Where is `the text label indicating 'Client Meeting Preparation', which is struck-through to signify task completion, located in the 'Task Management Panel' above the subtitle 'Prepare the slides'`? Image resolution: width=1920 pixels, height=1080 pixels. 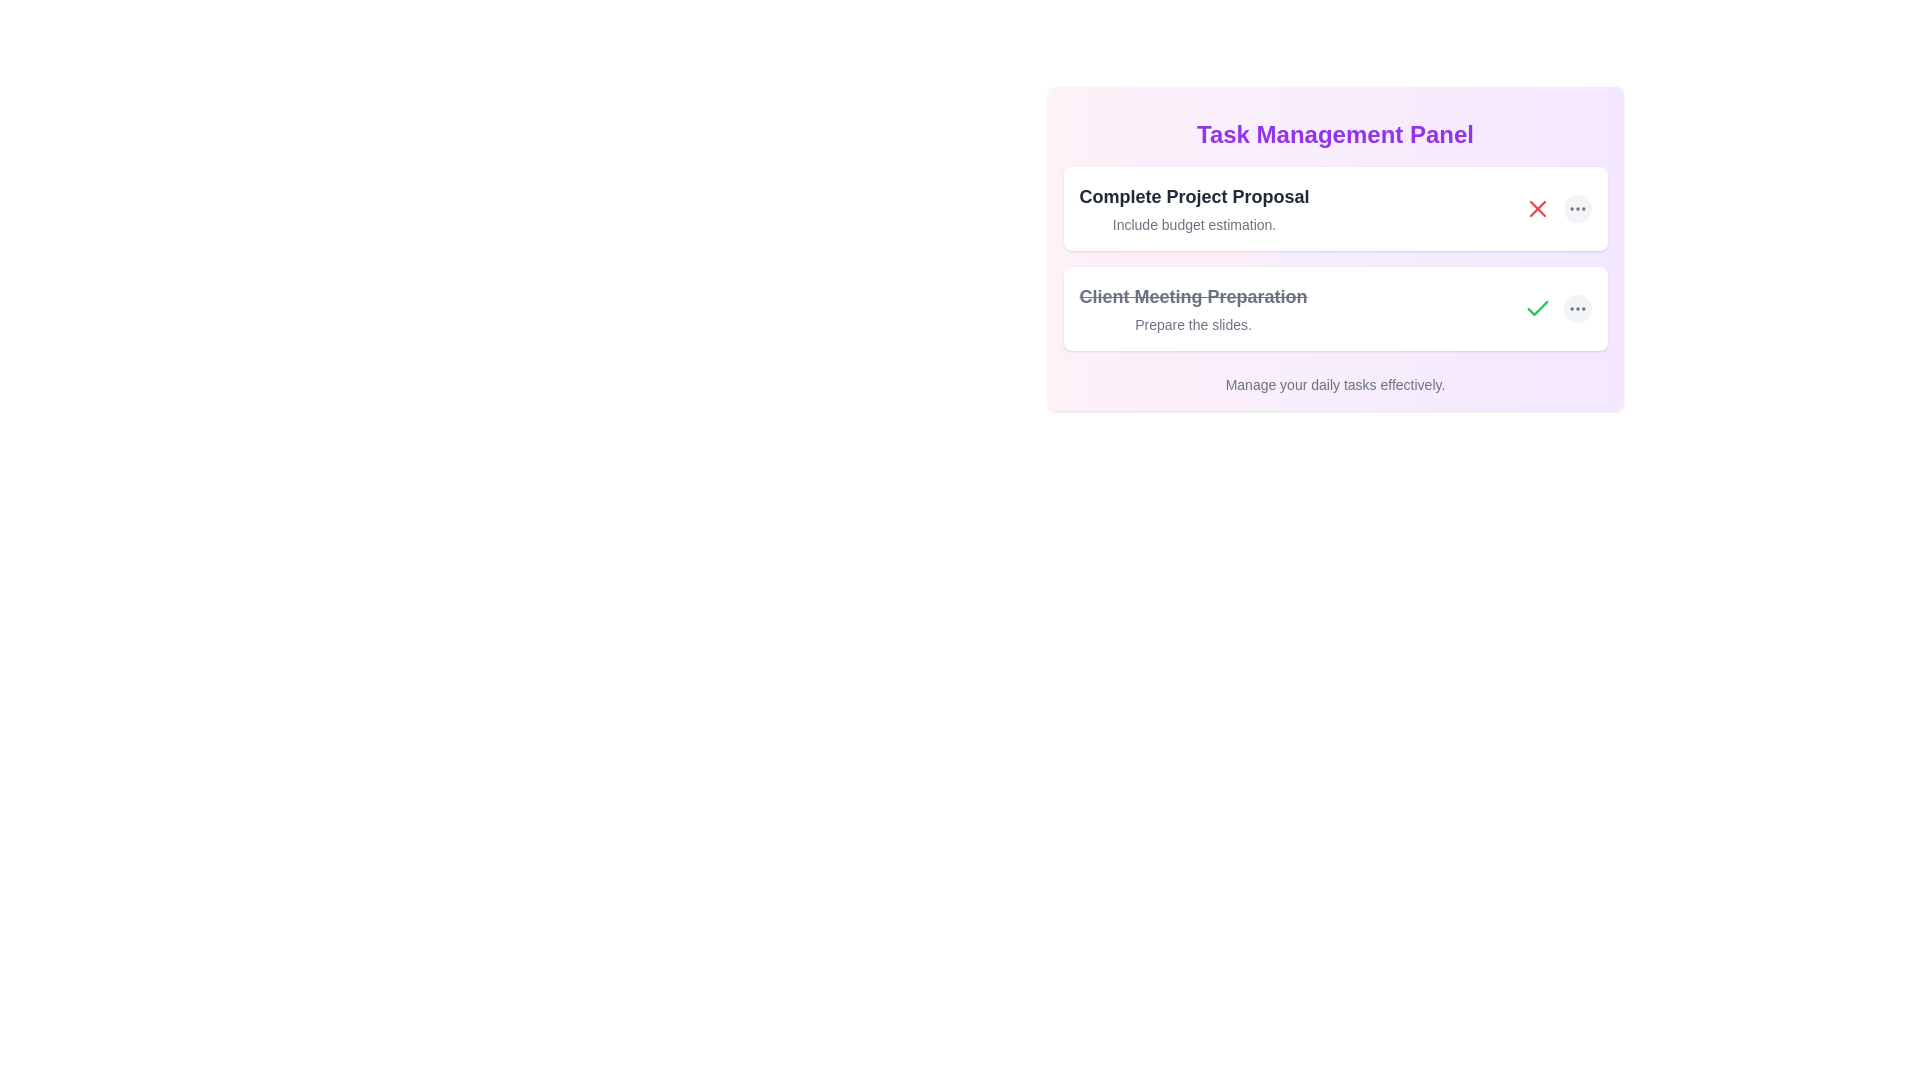 the text label indicating 'Client Meeting Preparation', which is struck-through to signify task completion, located in the 'Task Management Panel' above the subtitle 'Prepare the slides' is located at coordinates (1193, 297).